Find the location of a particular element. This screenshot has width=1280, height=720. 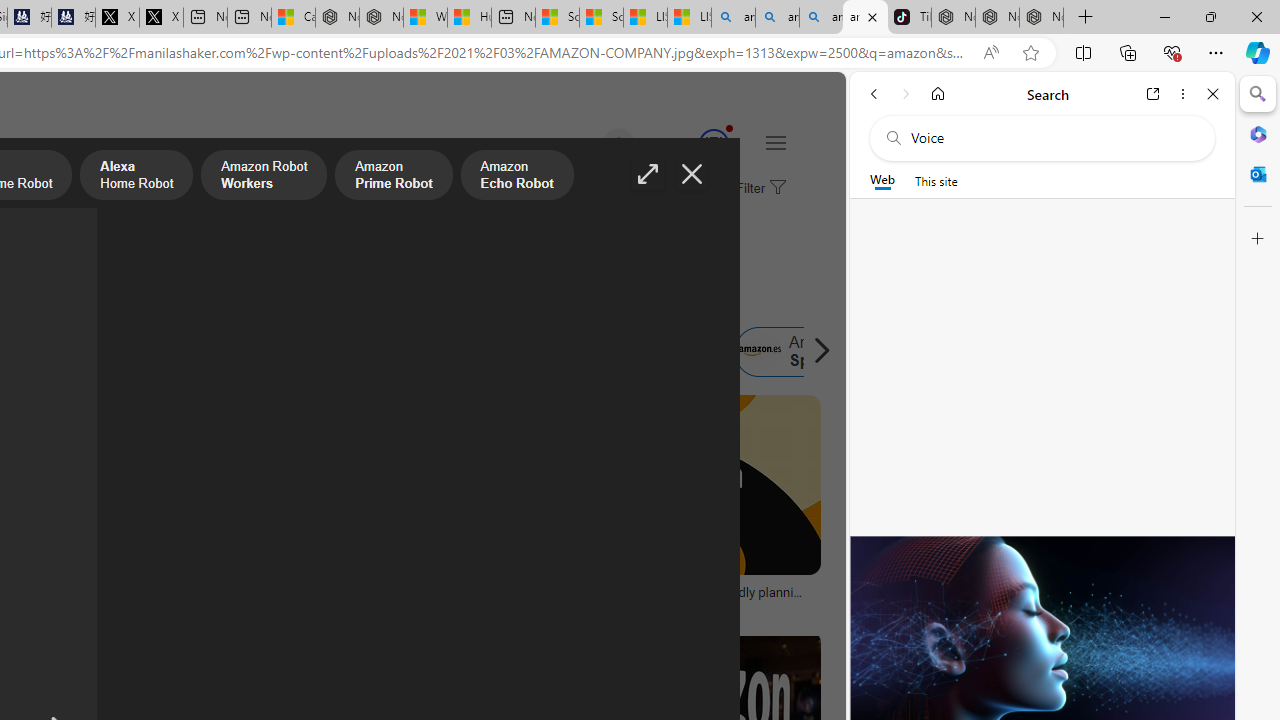

'Close image' is located at coordinates (692, 173).